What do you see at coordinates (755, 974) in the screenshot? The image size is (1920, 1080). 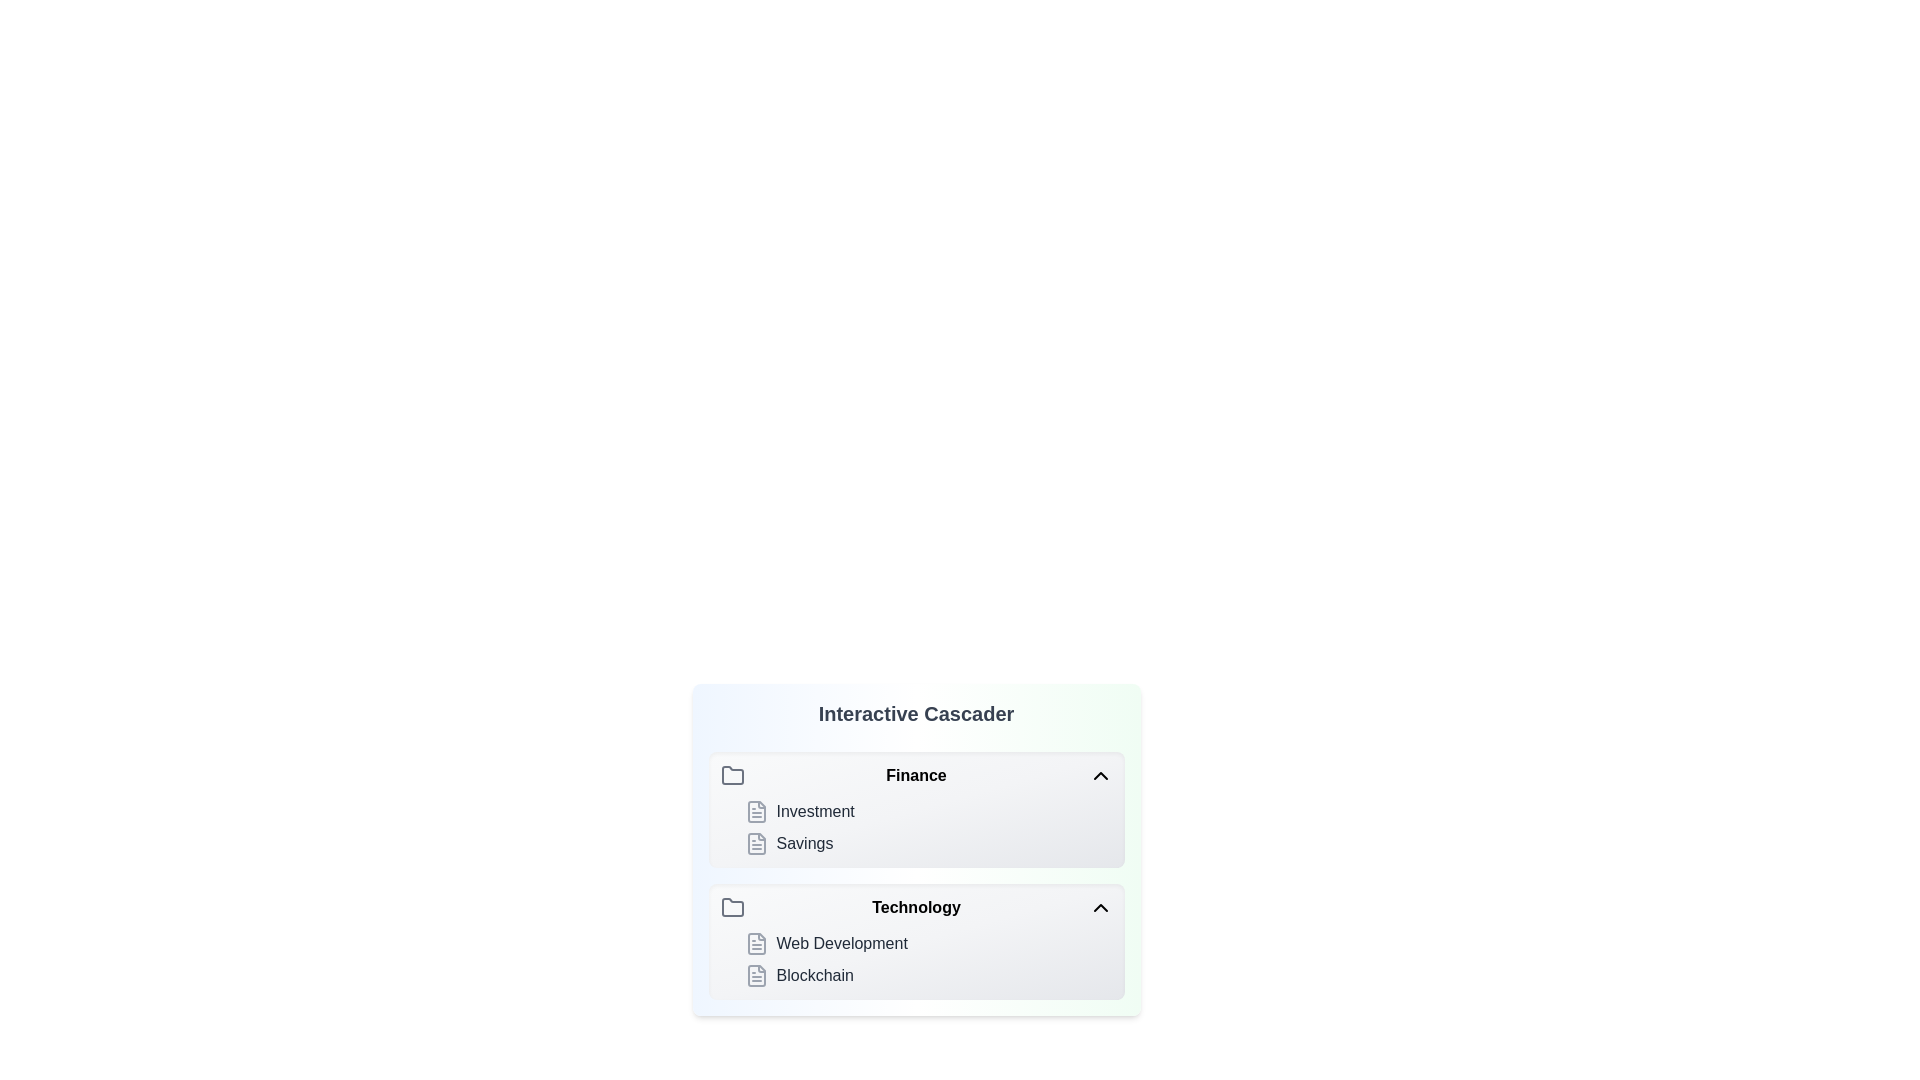 I see `the document icon styled in gray, located to the left of the text 'Blockchain' in the 'Technology' section of the second collapsible group under 'Interactive Cascader'` at bounding box center [755, 974].